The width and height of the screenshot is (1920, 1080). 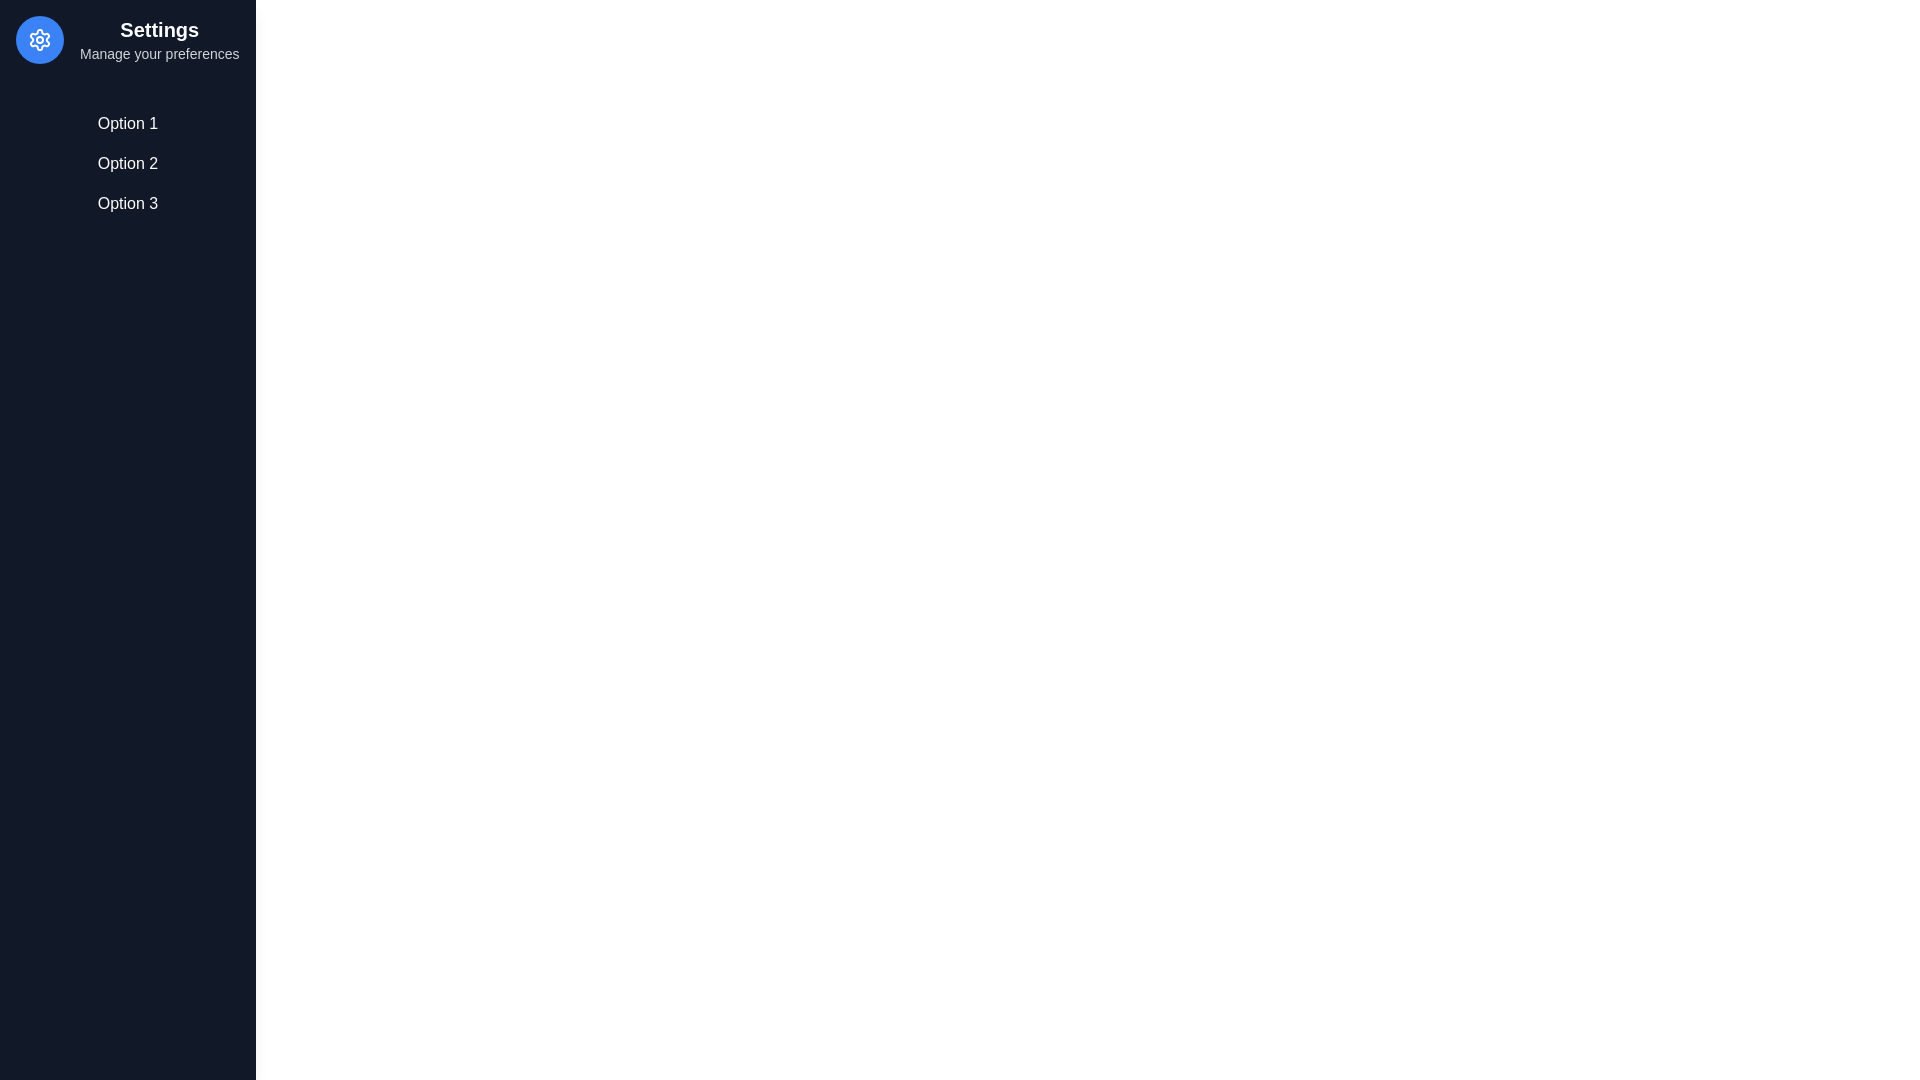 I want to click on the circular blue button with a white settings gear icon located at the top left corner of the interface, adjacent to the 'Settings' heading, so click(x=39, y=39).